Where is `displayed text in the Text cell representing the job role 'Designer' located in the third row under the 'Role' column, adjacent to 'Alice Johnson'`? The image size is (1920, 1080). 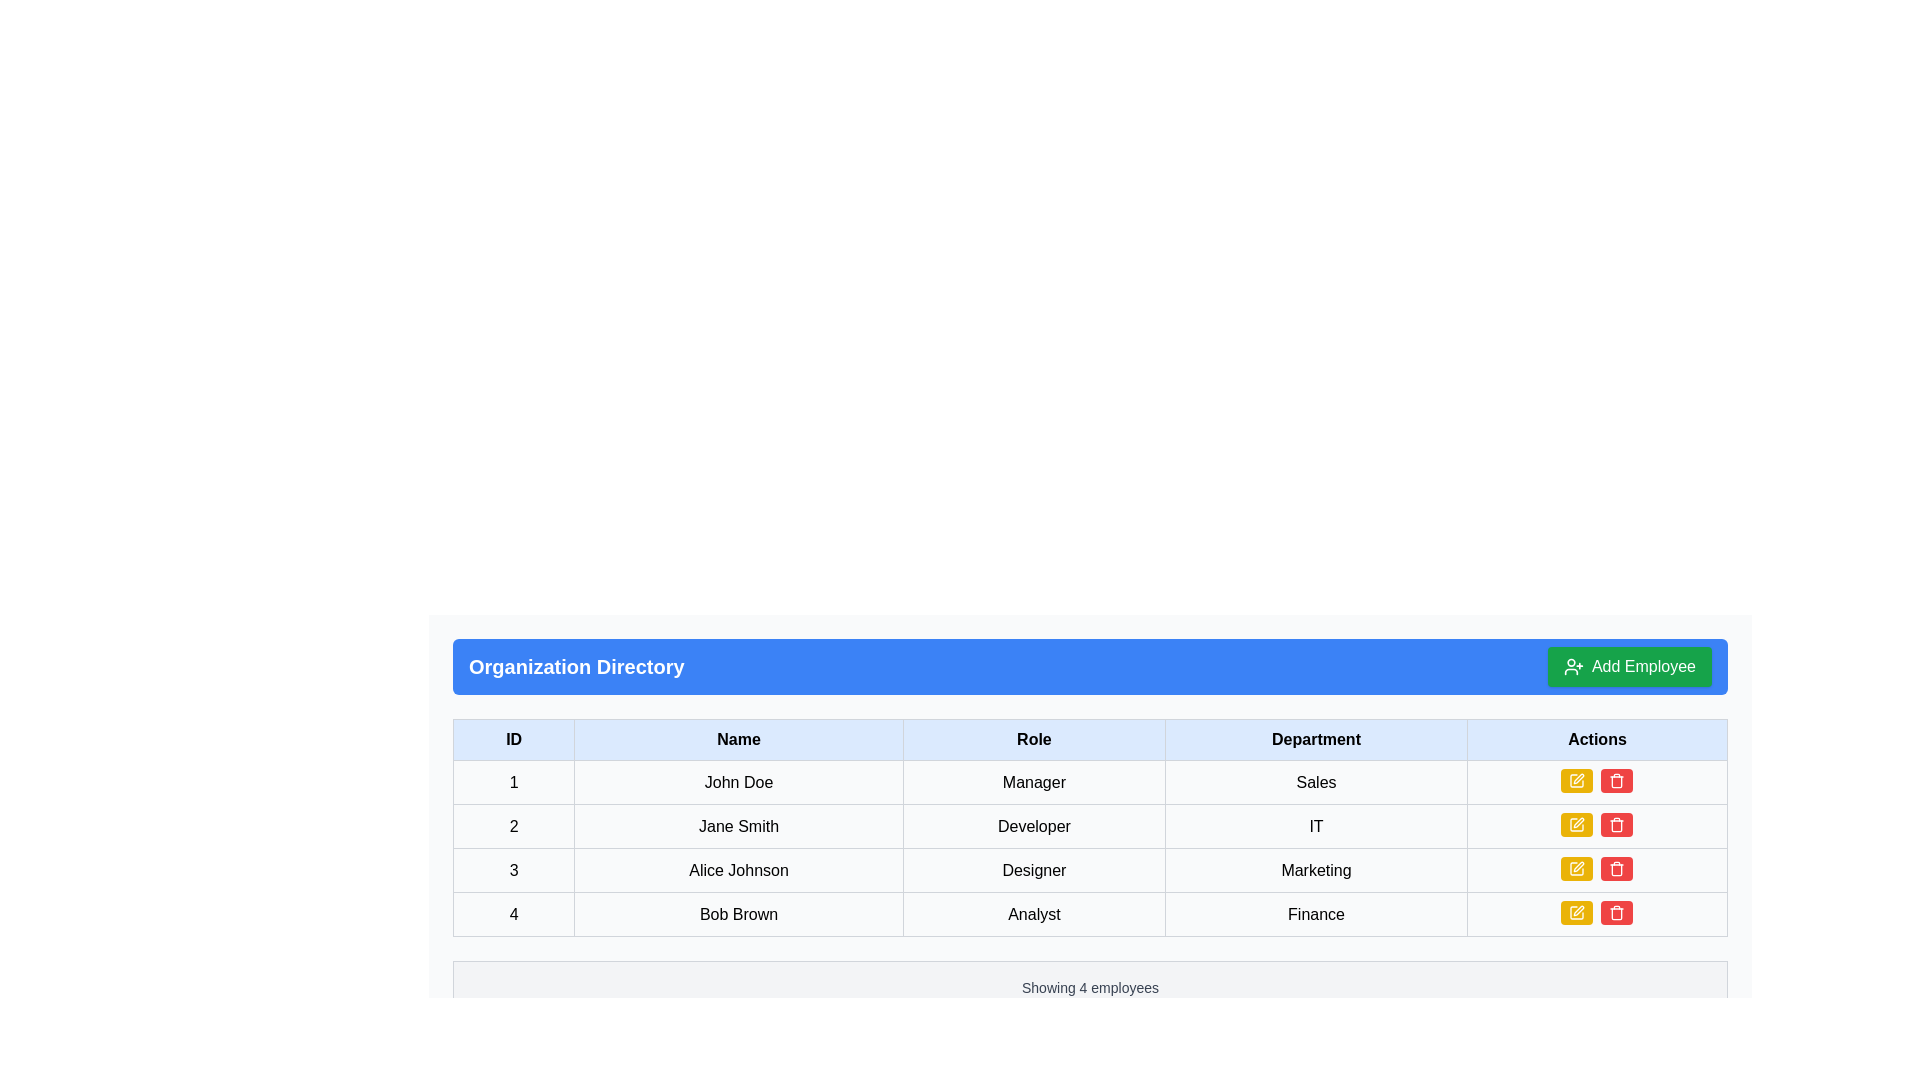 displayed text in the Text cell representing the job role 'Designer' located in the third row under the 'Role' column, adjacent to 'Alice Johnson' is located at coordinates (1034, 869).